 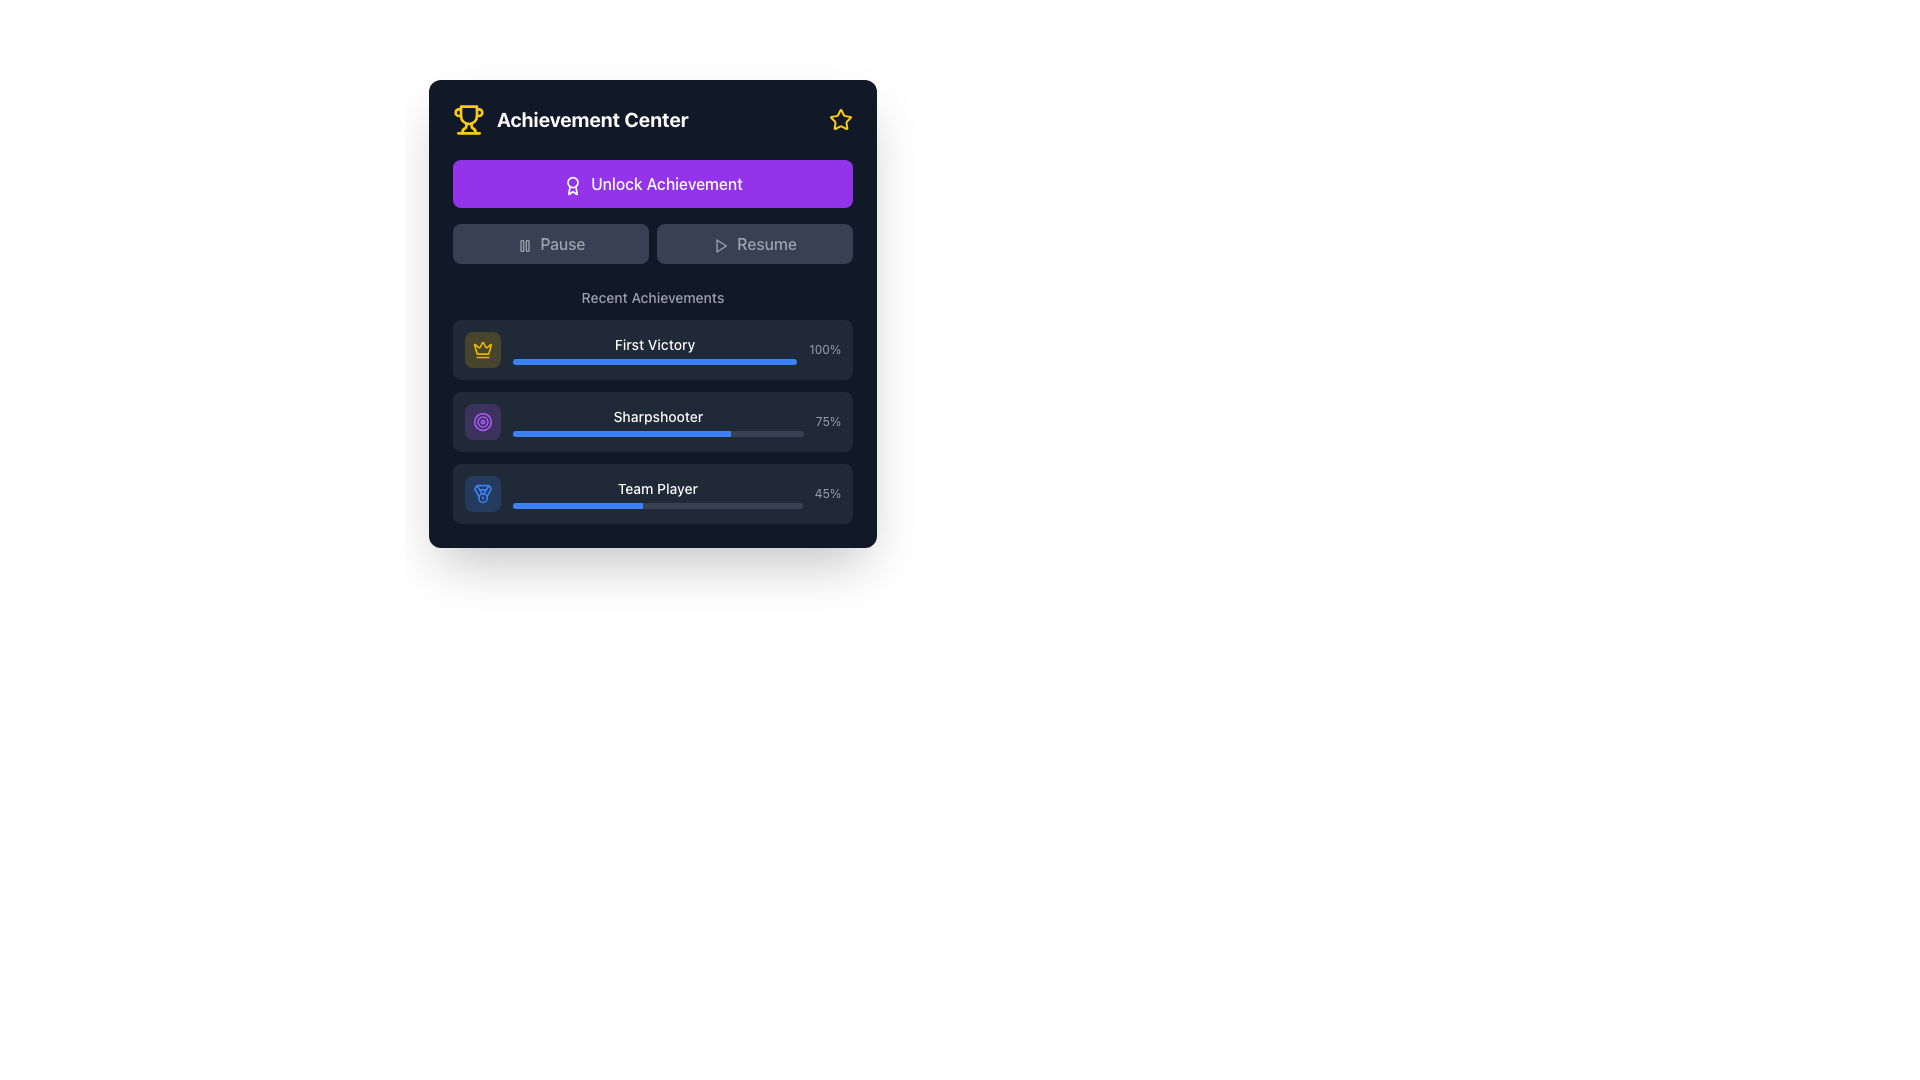 What do you see at coordinates (483, 493) in the screenshot?
I see `the medal icon representing the 'Team Player' achievement, which is a vector-based icon outlined in blue on a circular background, located at the bottom portion of the panel` at bounding box center [483, 493].